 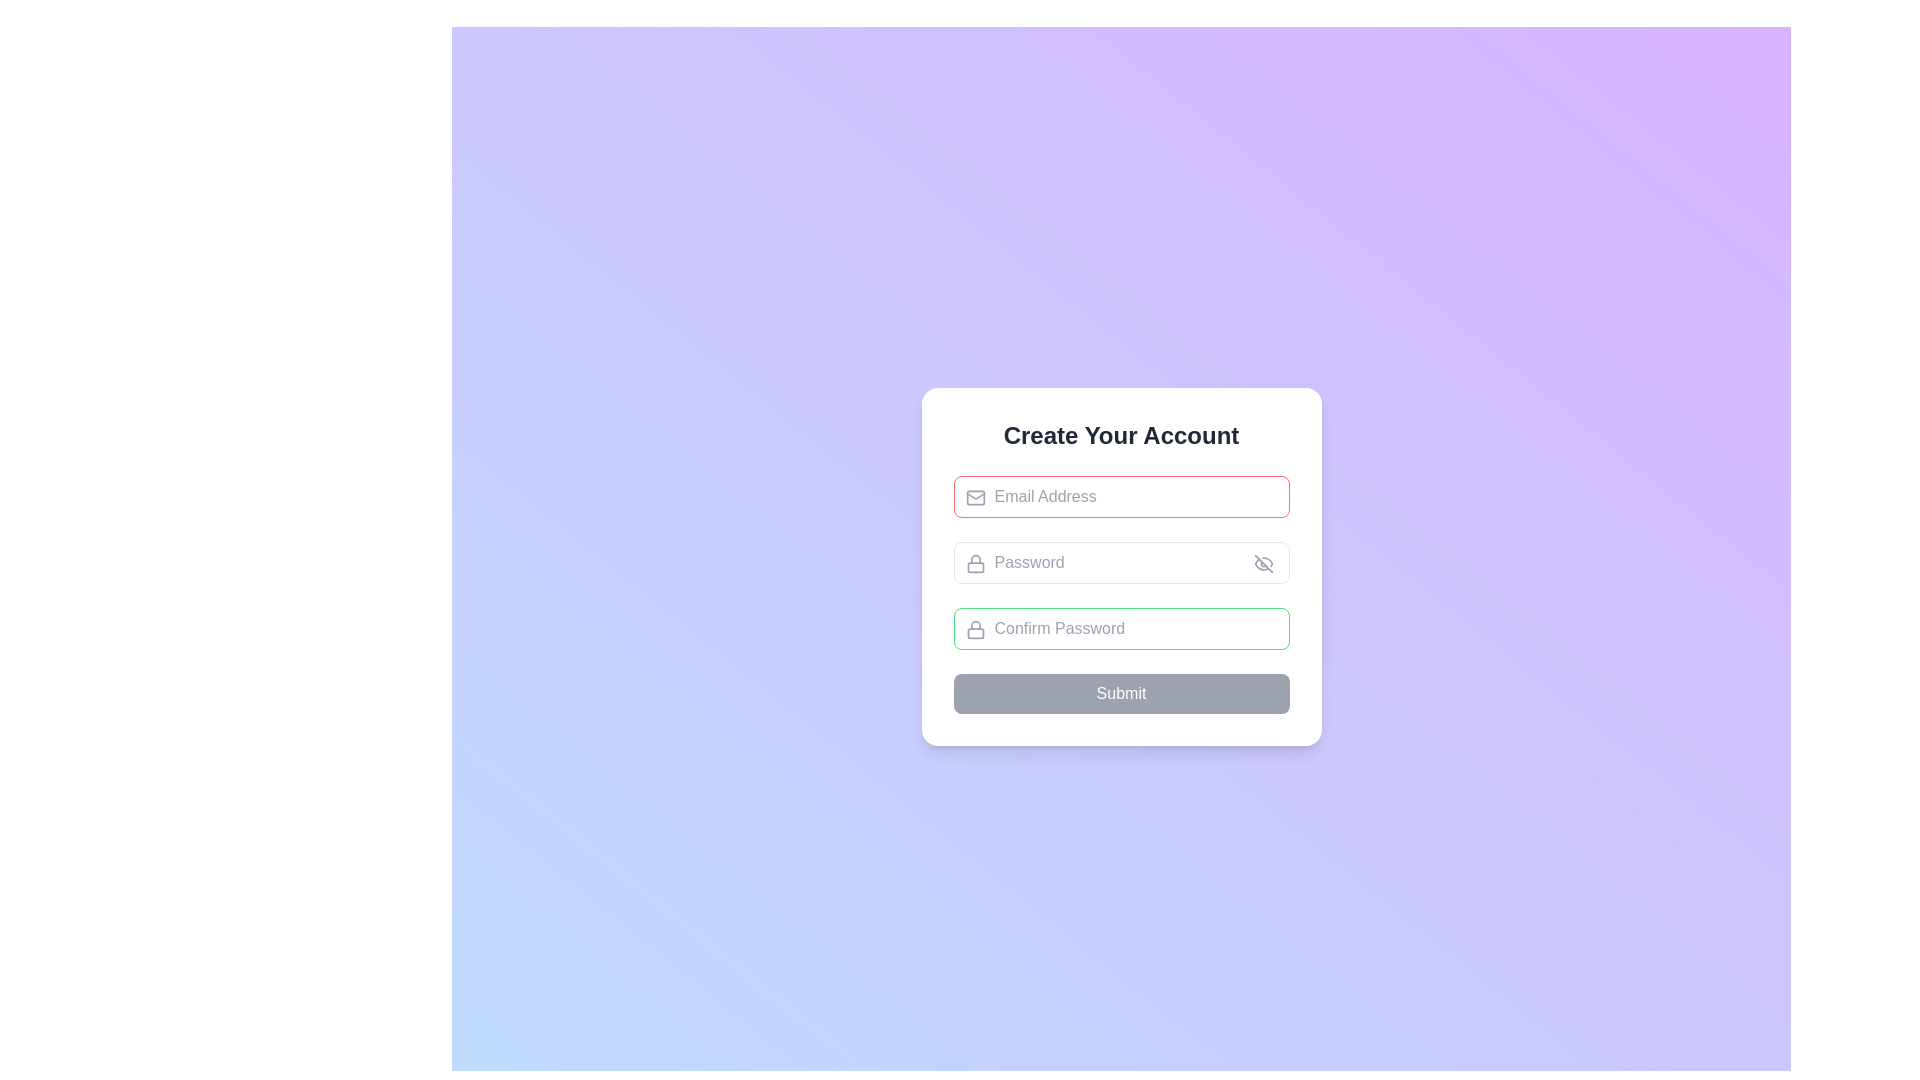 What do you see at coordinates (1121, 627) in the screenshot?
I see `the password confirmation input field located below the 'Password' input field and above the 'Submit' button to focus on it` at bounding box center [1121, 627].